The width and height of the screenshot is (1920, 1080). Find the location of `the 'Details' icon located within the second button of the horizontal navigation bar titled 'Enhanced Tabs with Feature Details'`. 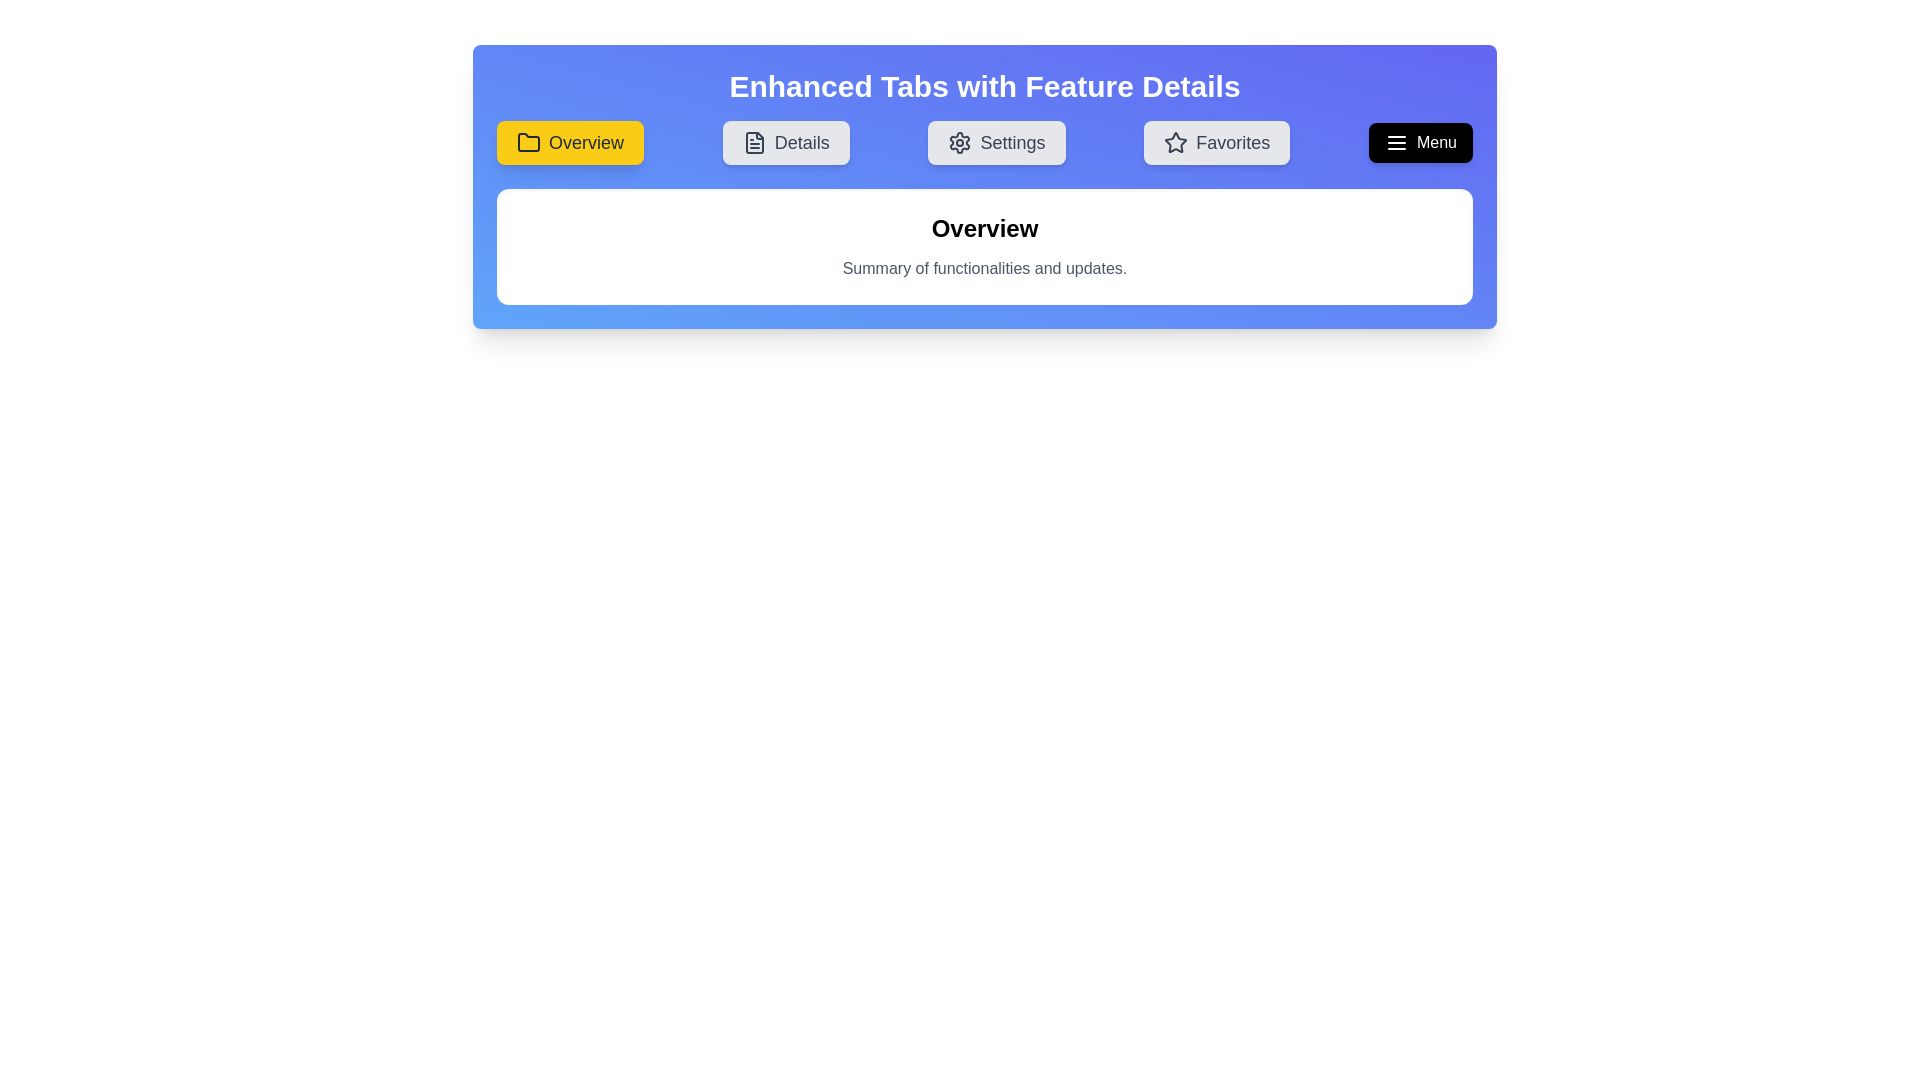

the 'Details' icon located within the second button of the horizontal navigation bar titled 'Enhanced Tabs with Feature Details' is located at coordinates (753, 141).